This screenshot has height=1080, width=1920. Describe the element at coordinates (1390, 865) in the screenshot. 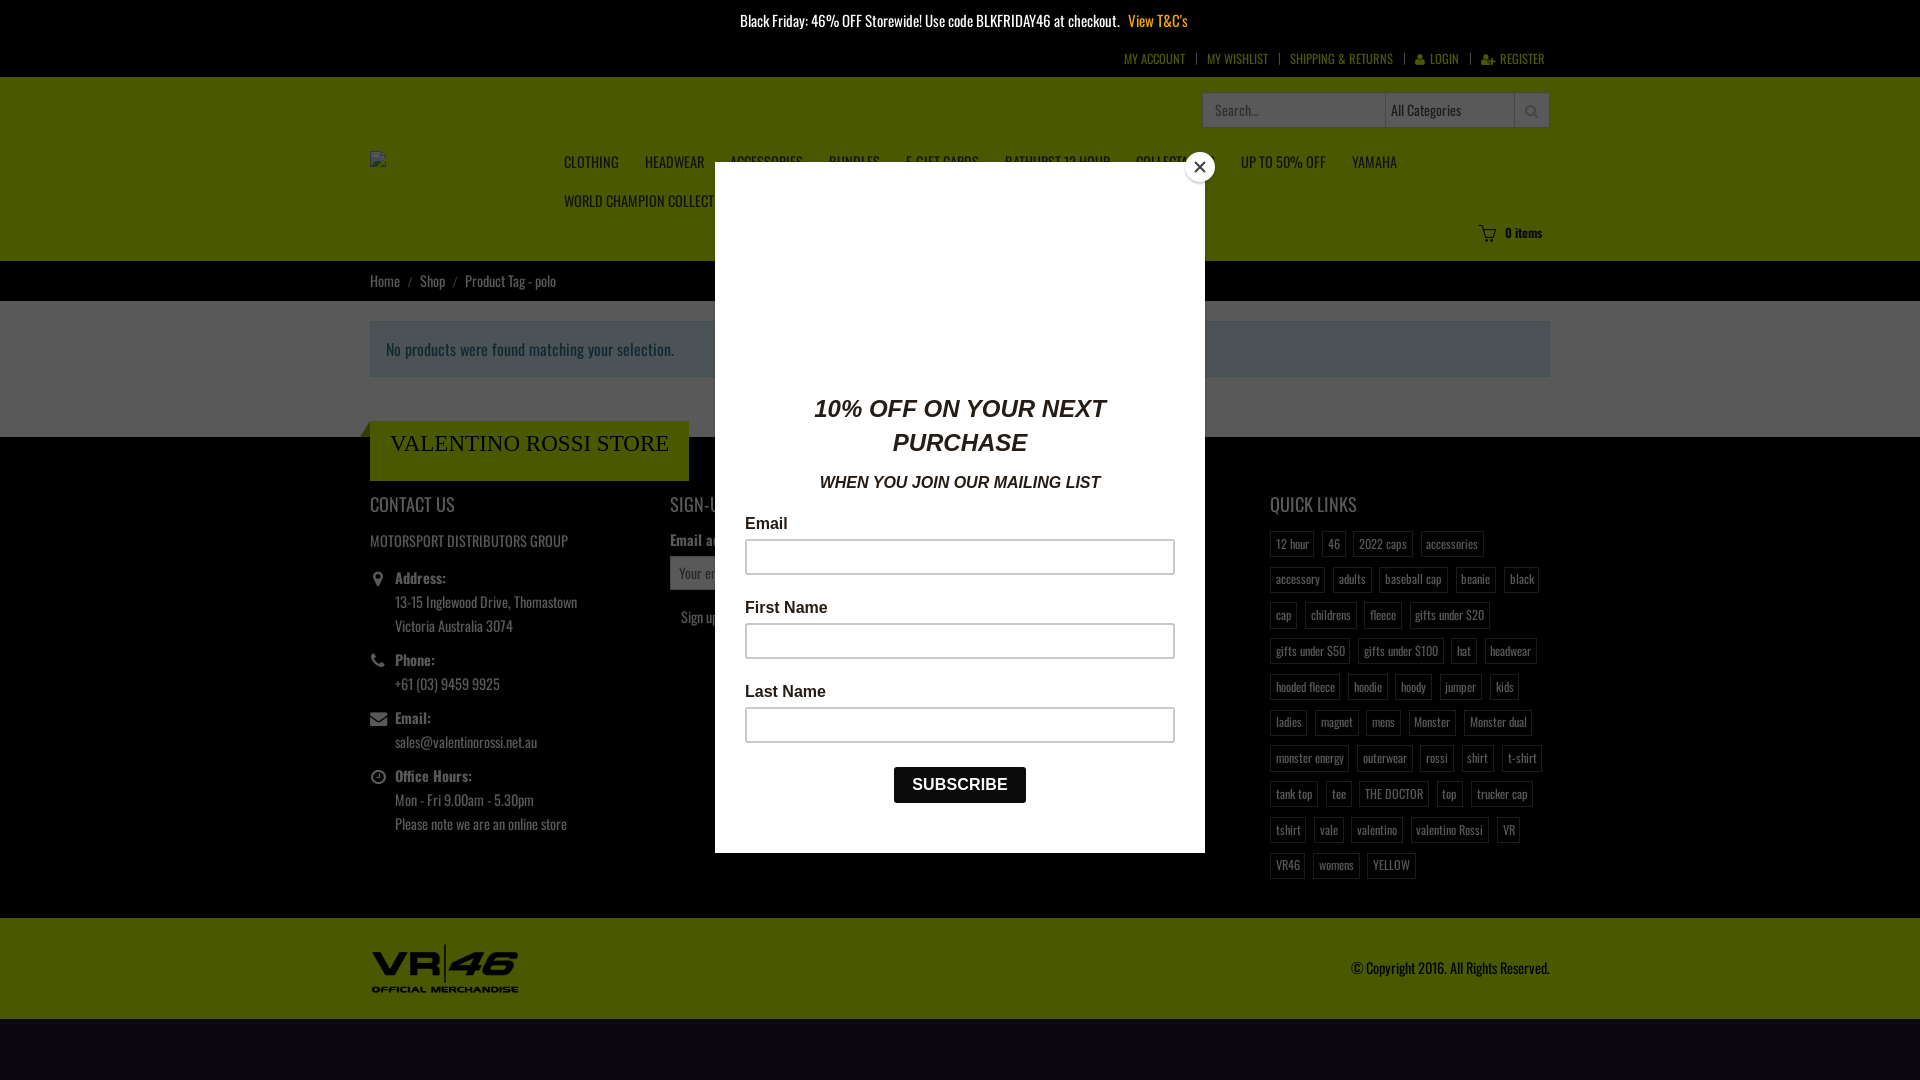

I see `'YELLOW'` at that location.